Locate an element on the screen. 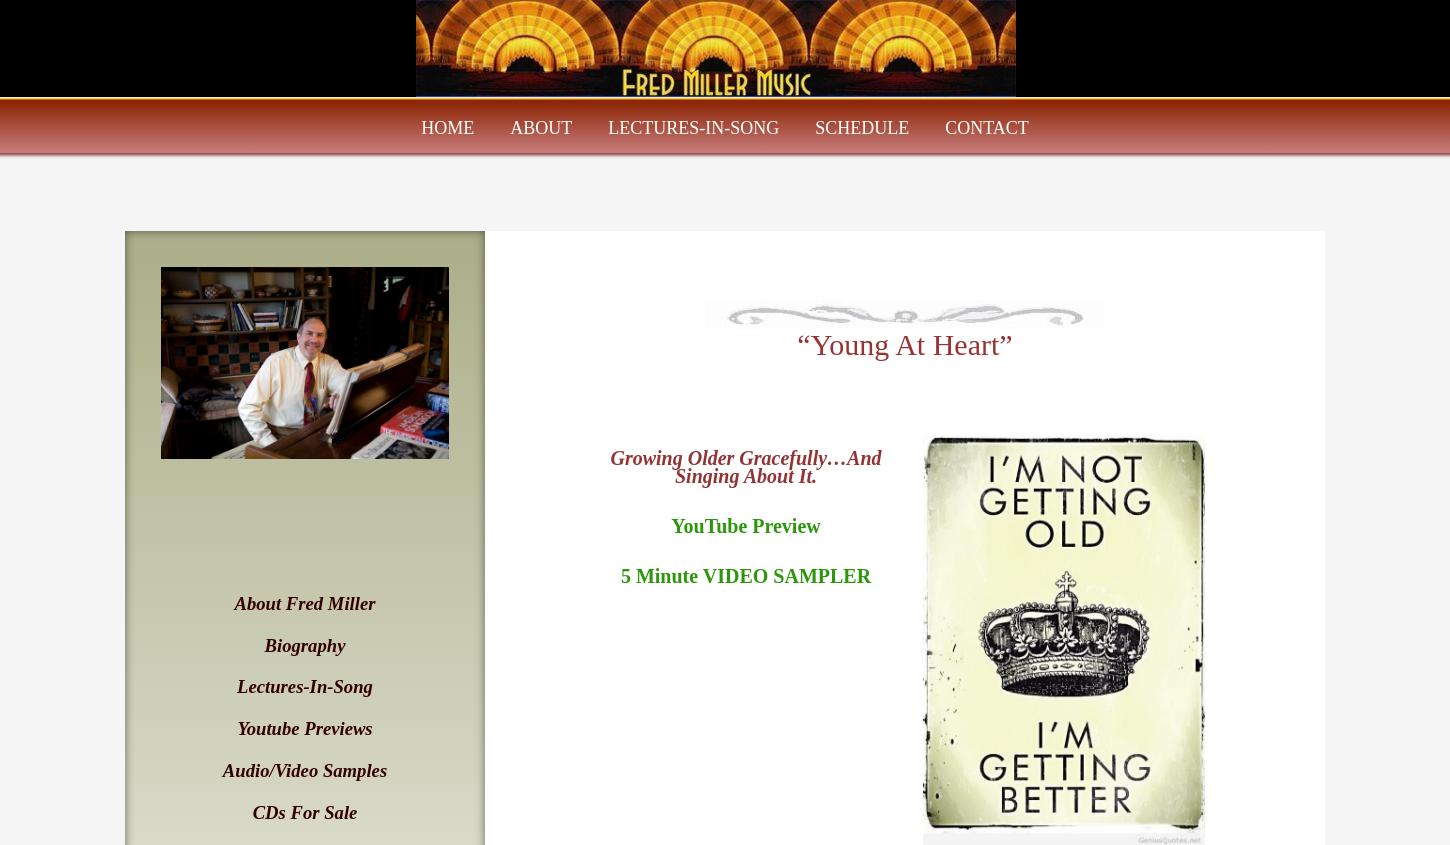 Image resolution: width=1450 pixels, height=845 pixels. '“Young At Heart”' is located at coordinates (903, 343).